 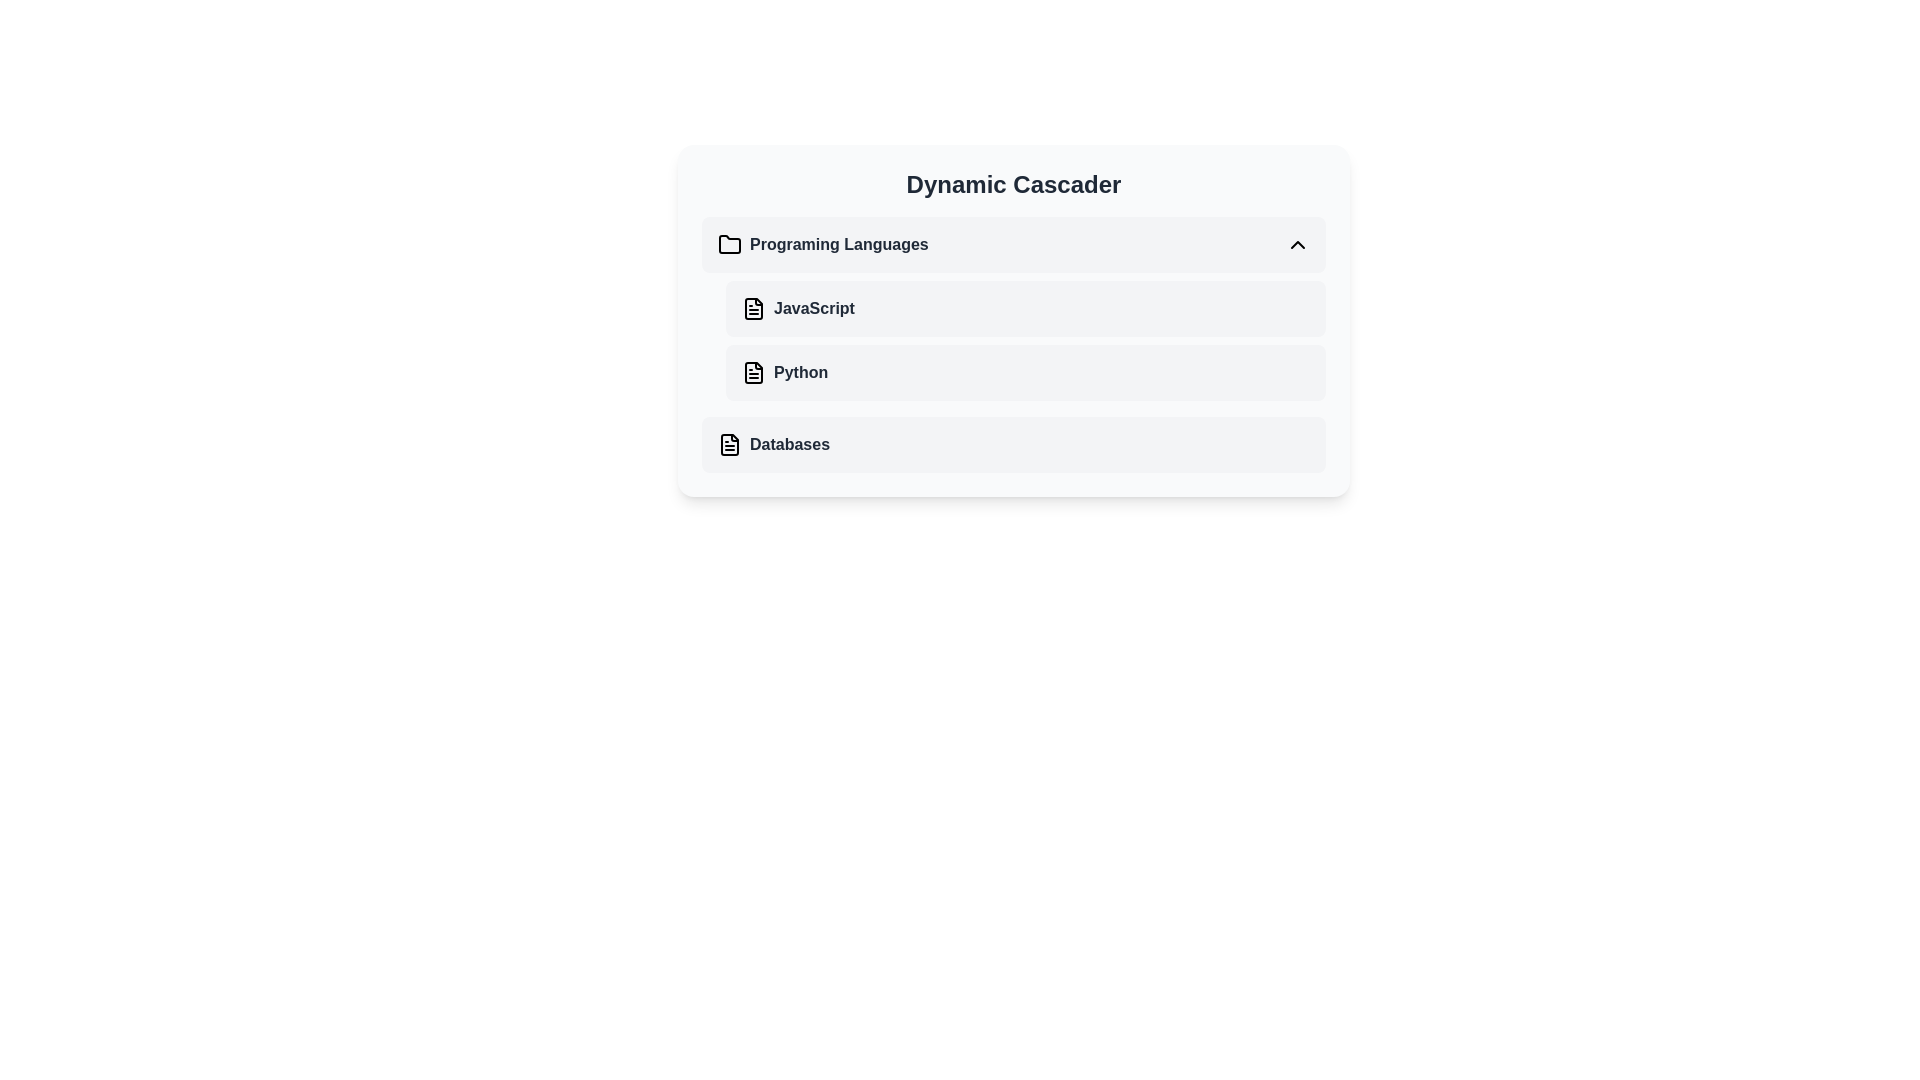 What do you see at coordinates (1026, 373) in the screenshot?
I see `the 'Python' button, which is the second item in the 'Programming Languages' dropdown menu` at bounding box center [1026, 373].